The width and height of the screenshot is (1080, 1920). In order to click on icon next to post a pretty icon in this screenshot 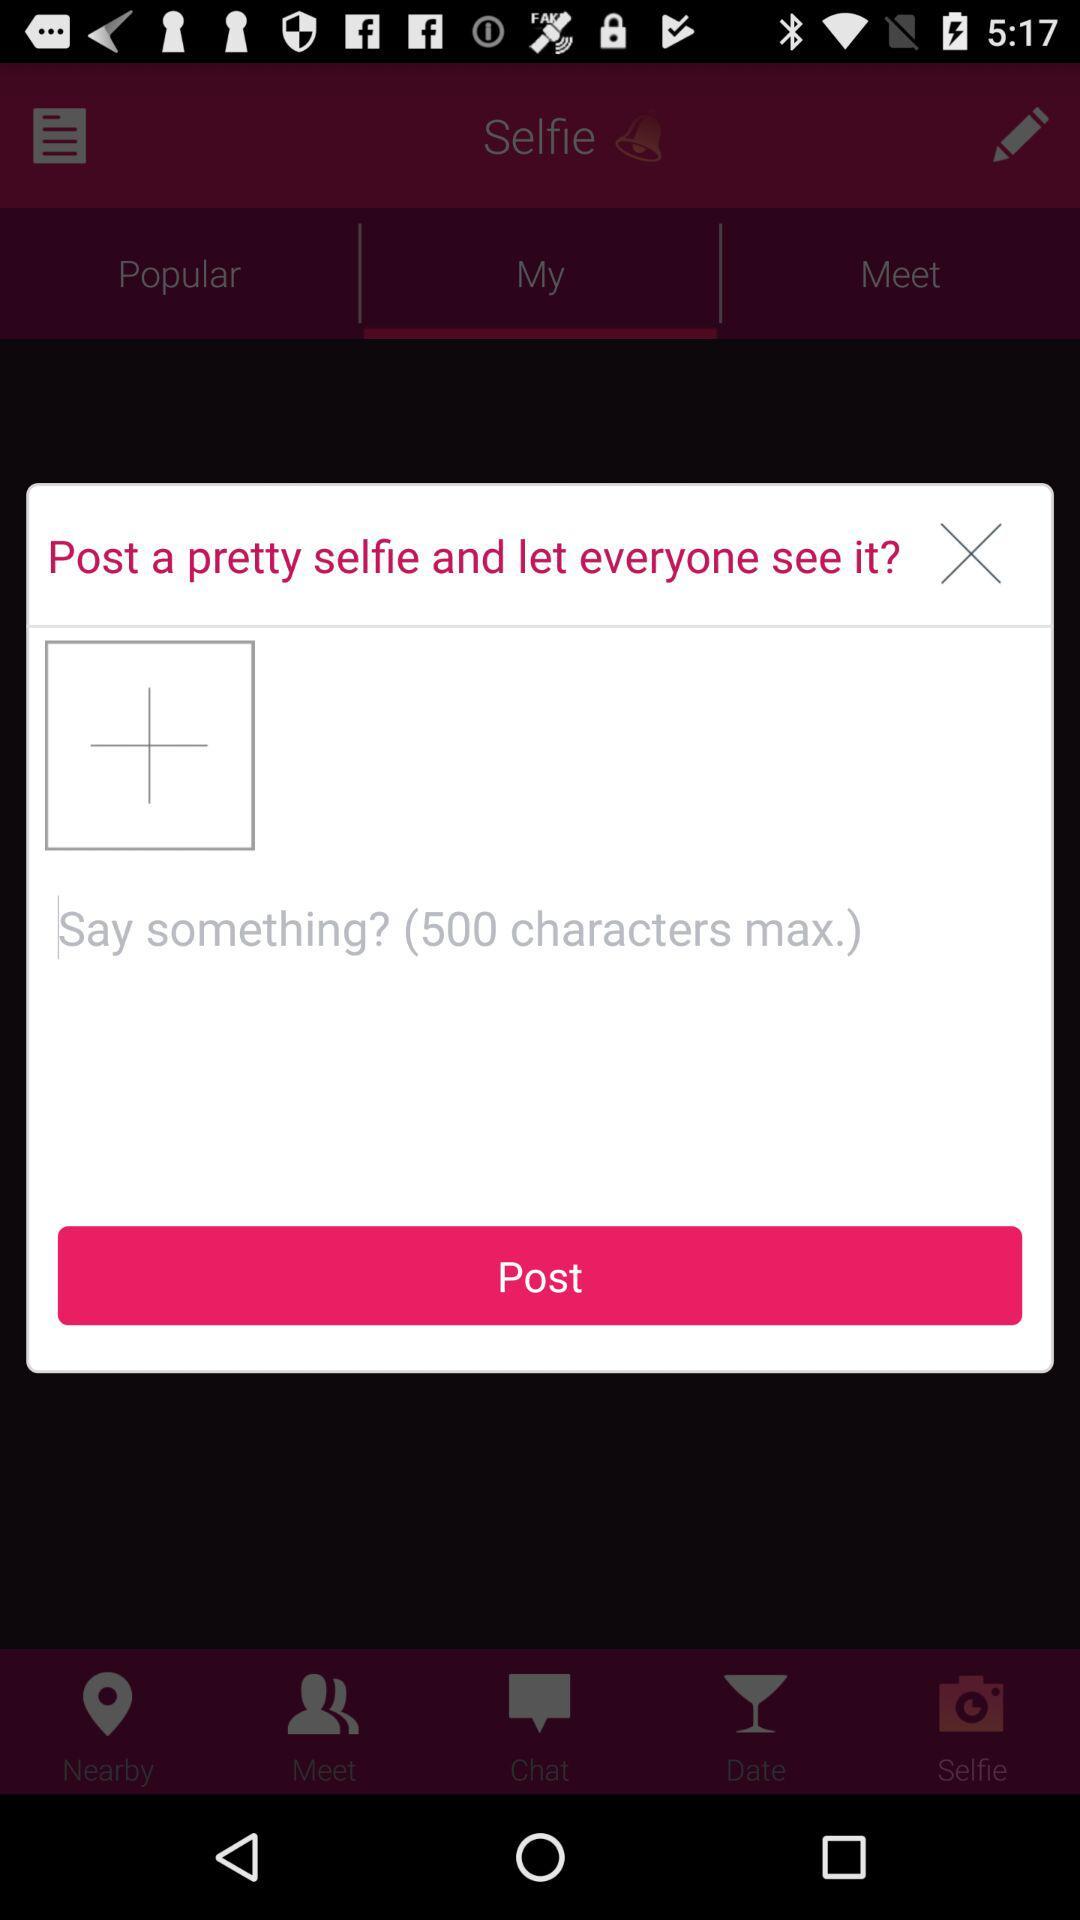, I will do `click(970, 555)`.